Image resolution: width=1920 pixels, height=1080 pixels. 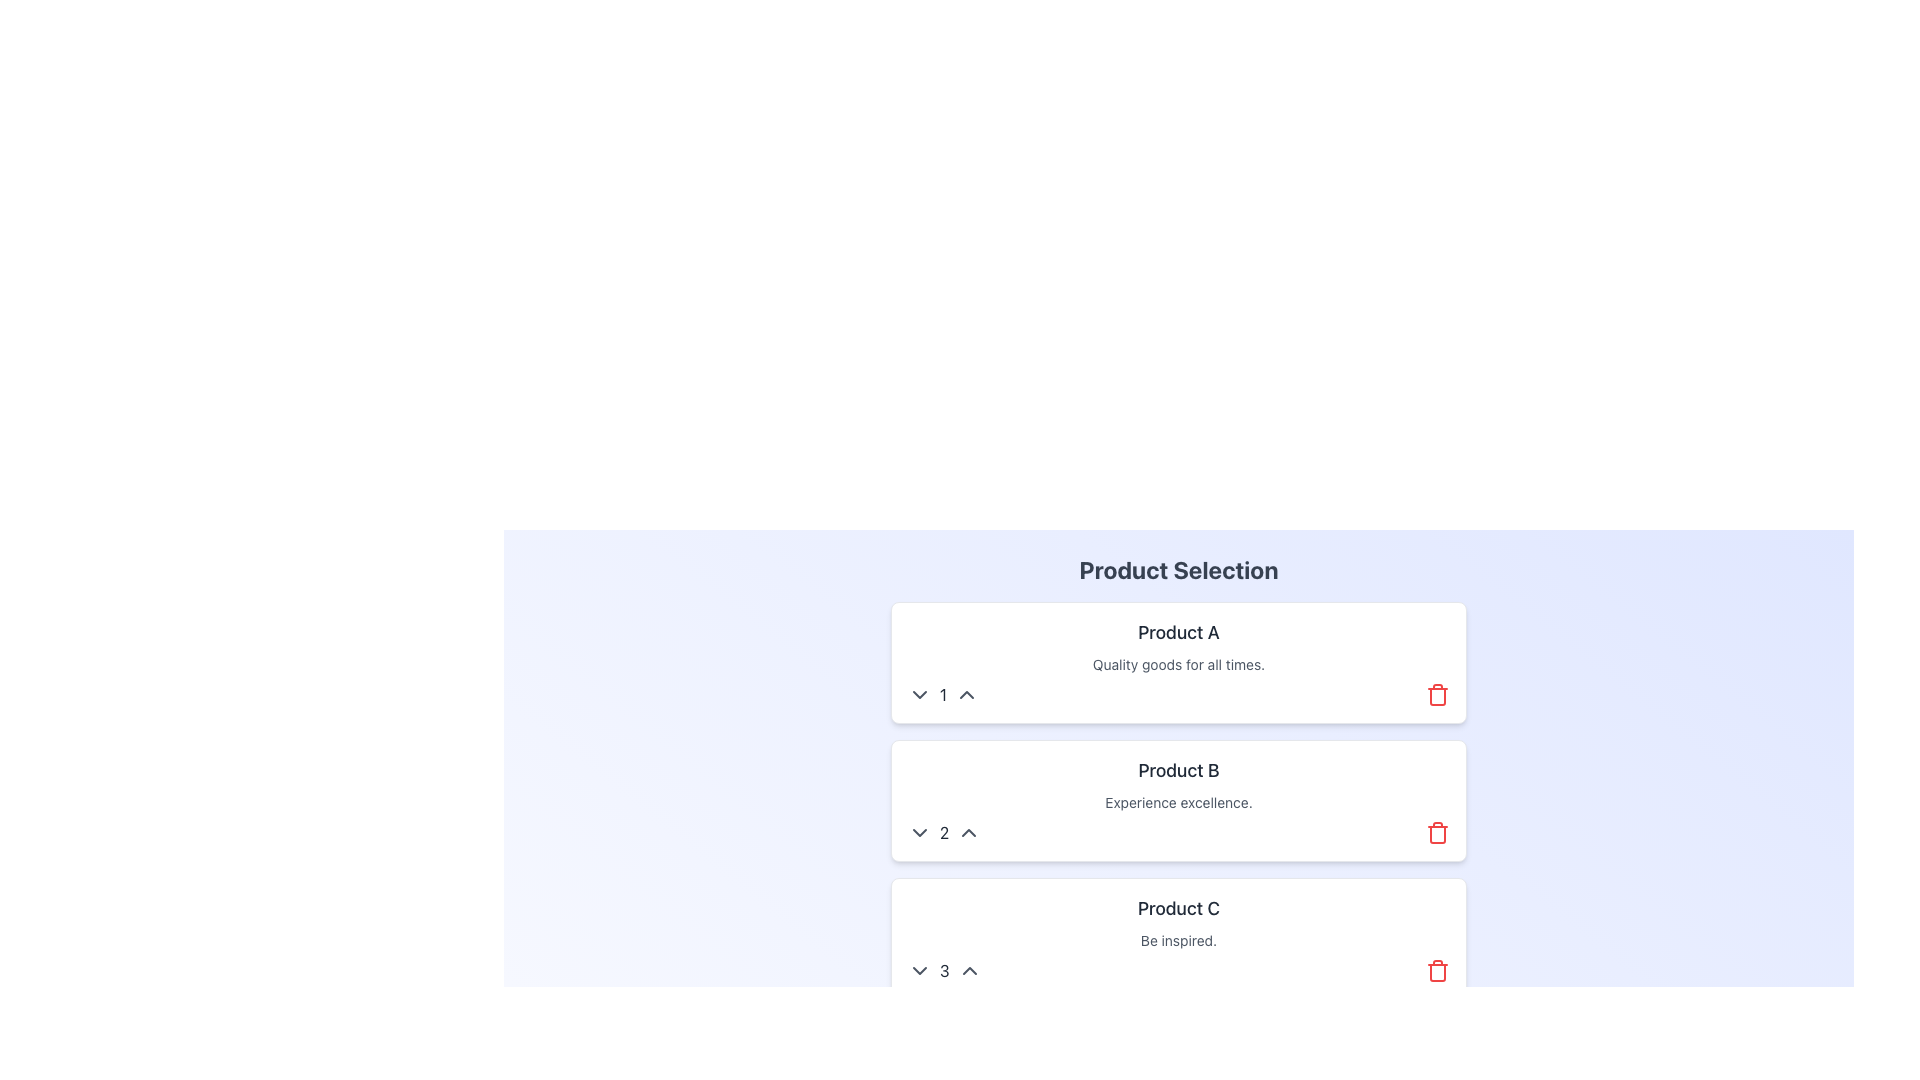 What do you see at coordinates (1437, 970) in the screenshot?
I see `the red trash can icon button located at the bottom right corner of the 'Product C' card` at bounding box center [1437, 970].